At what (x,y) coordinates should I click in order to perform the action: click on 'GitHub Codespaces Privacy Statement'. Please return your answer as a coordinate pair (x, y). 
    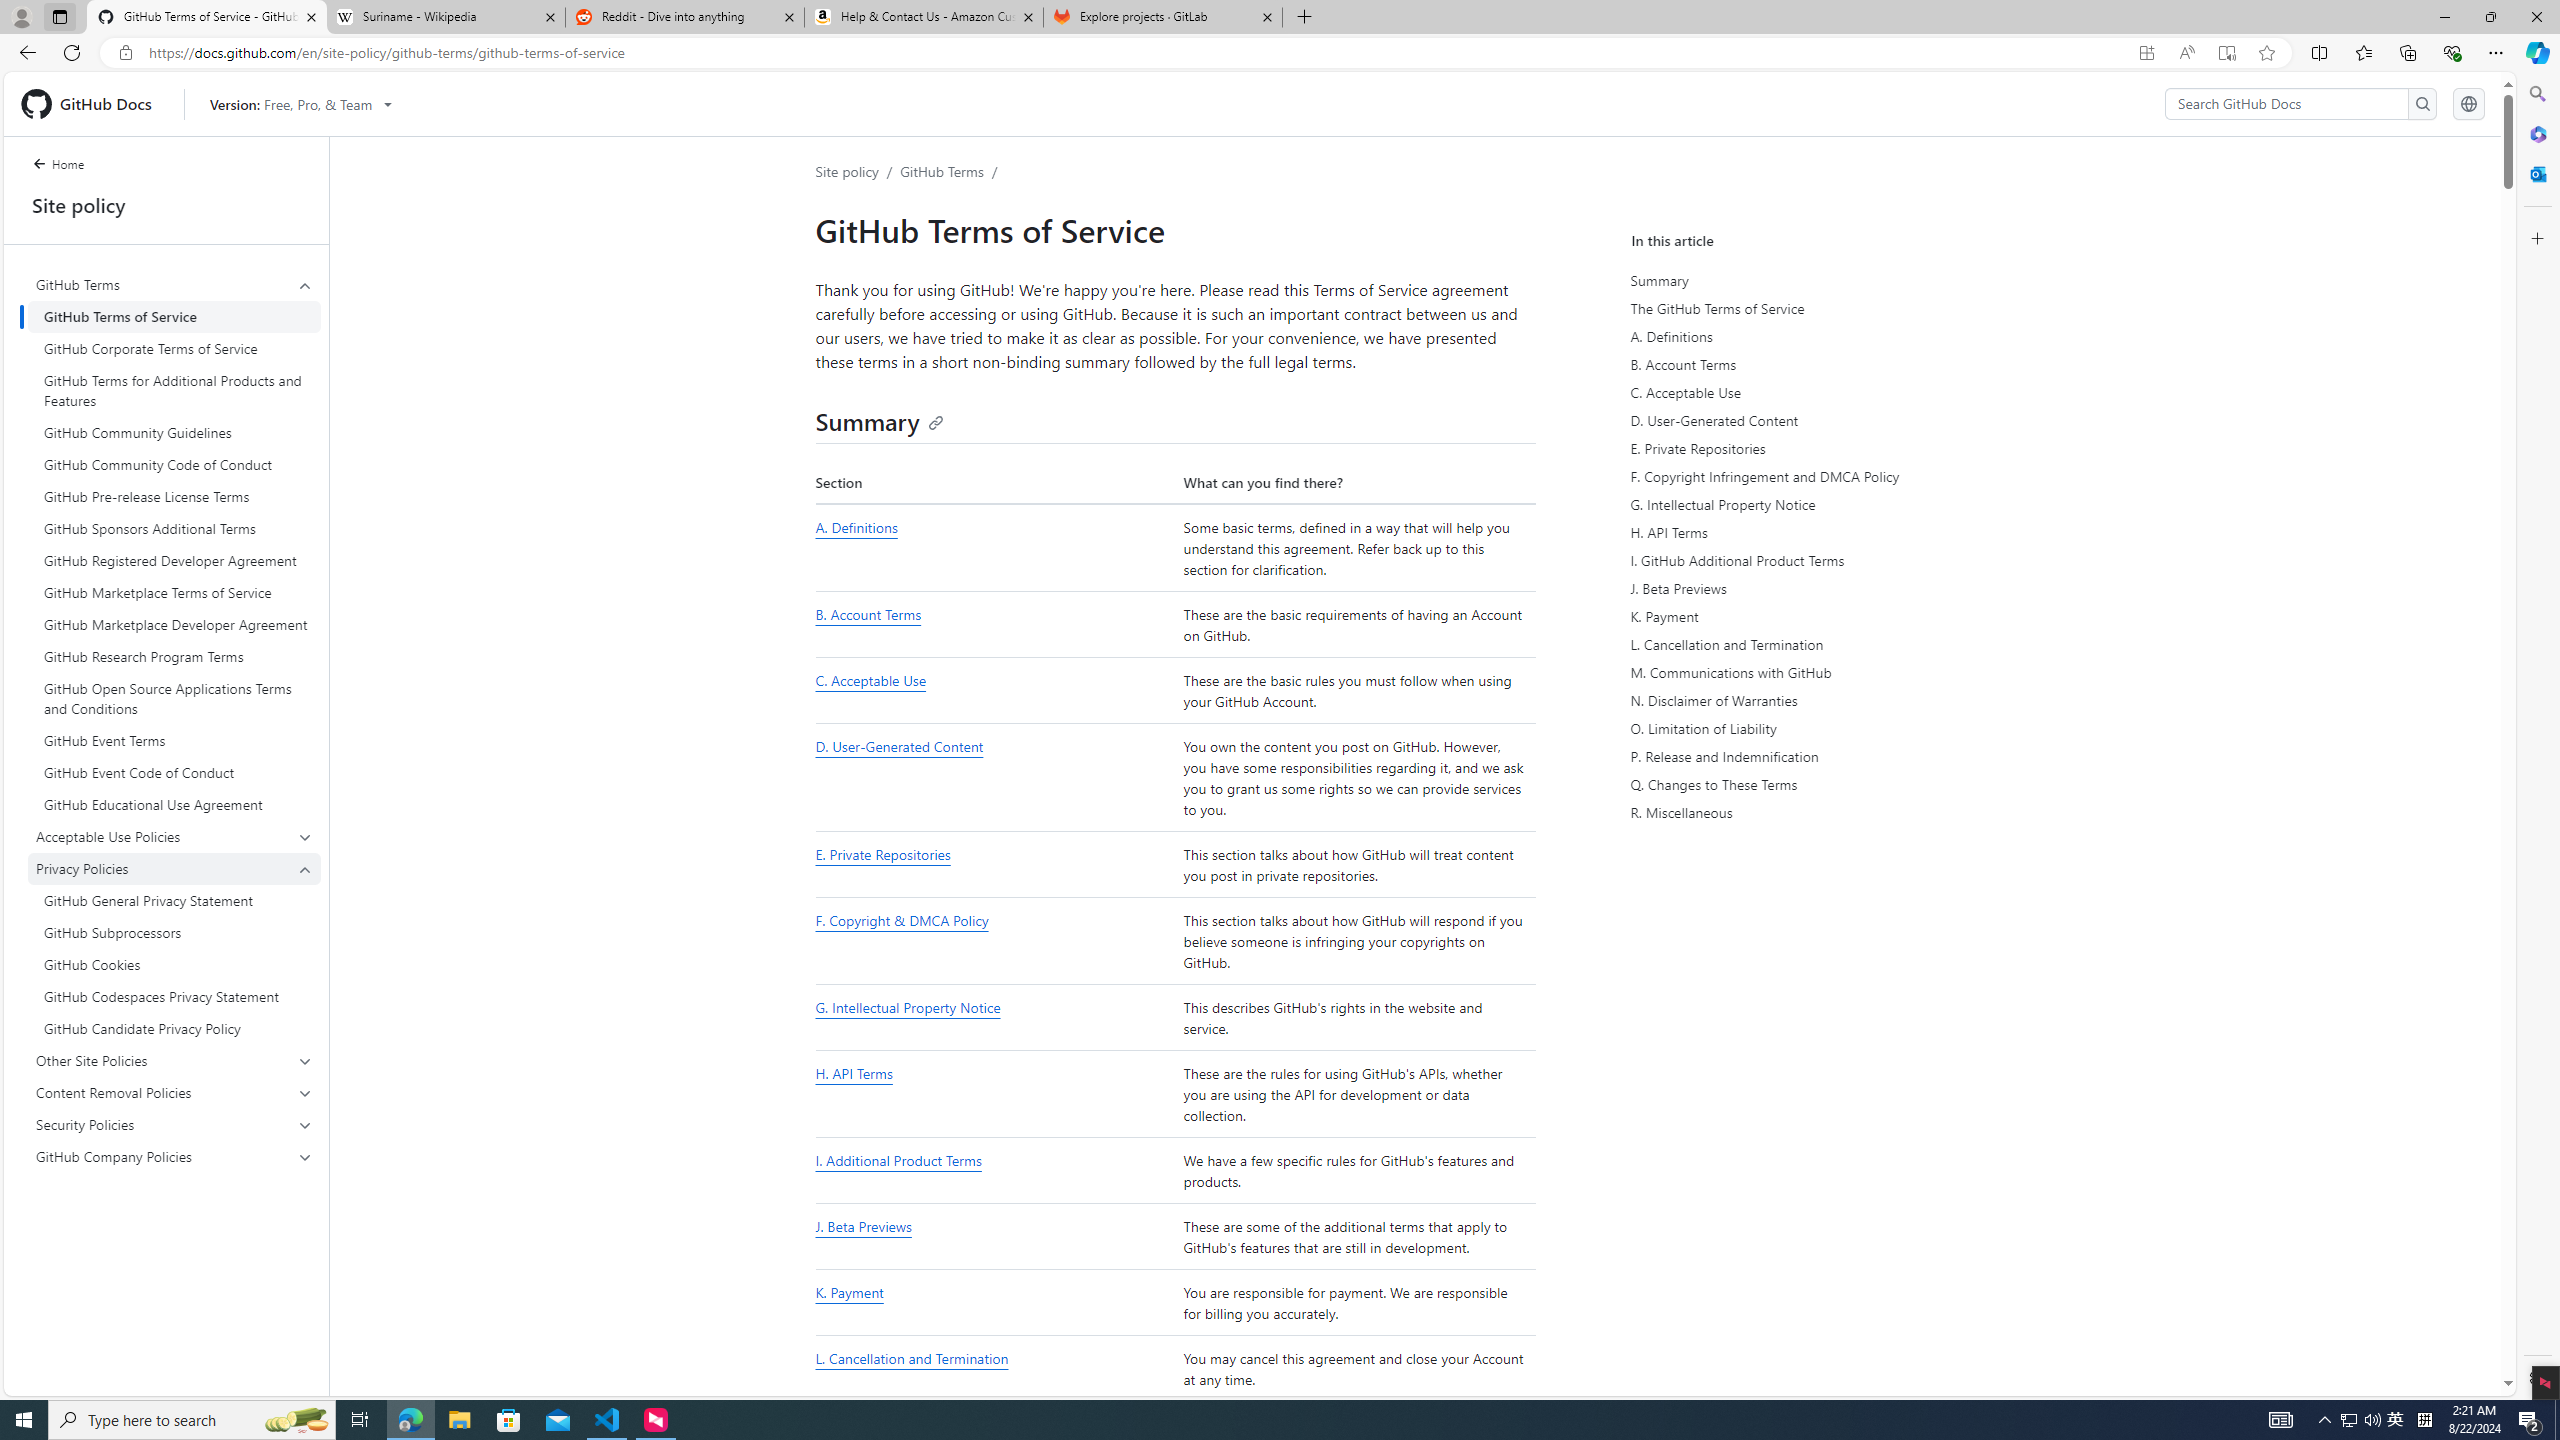
    Looking at the image, I should click on (174, 995).